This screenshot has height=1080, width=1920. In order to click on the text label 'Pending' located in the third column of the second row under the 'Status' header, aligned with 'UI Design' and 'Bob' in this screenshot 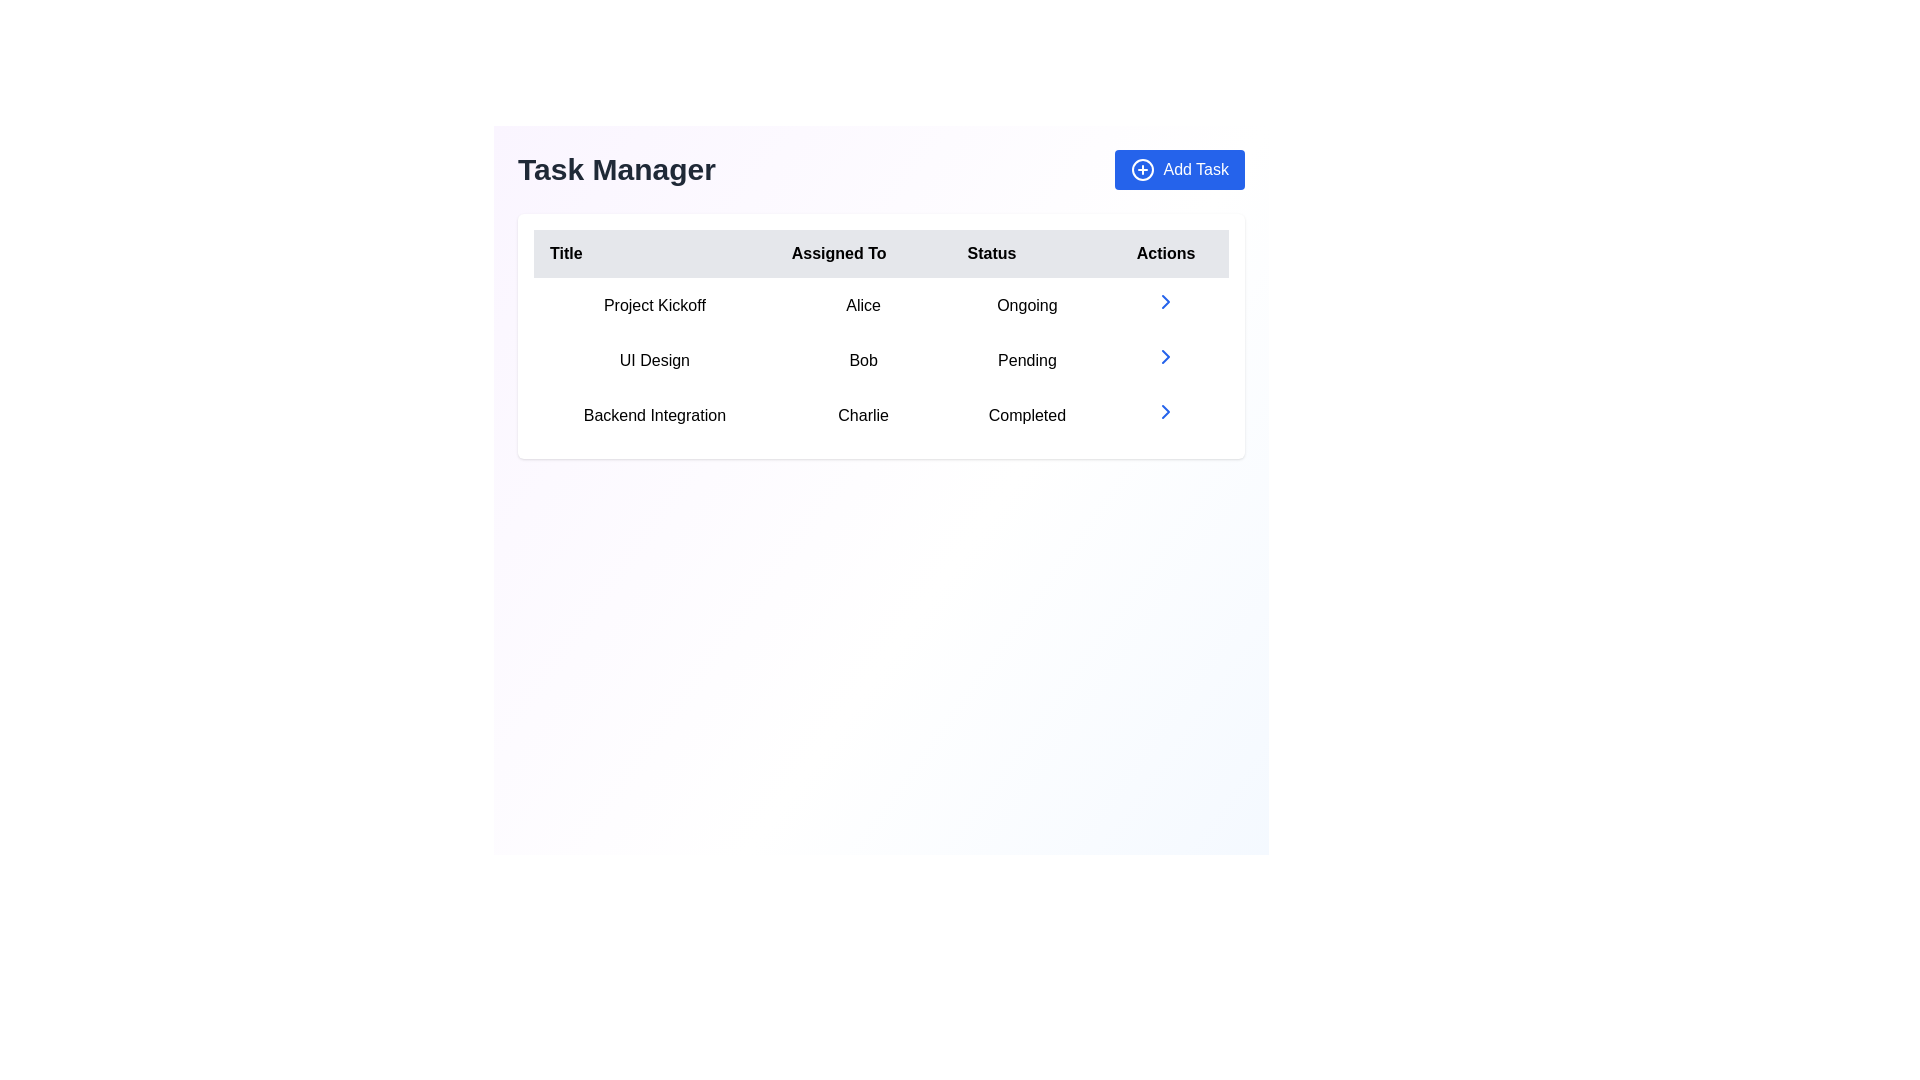, I will do `click(1027, 360)`.